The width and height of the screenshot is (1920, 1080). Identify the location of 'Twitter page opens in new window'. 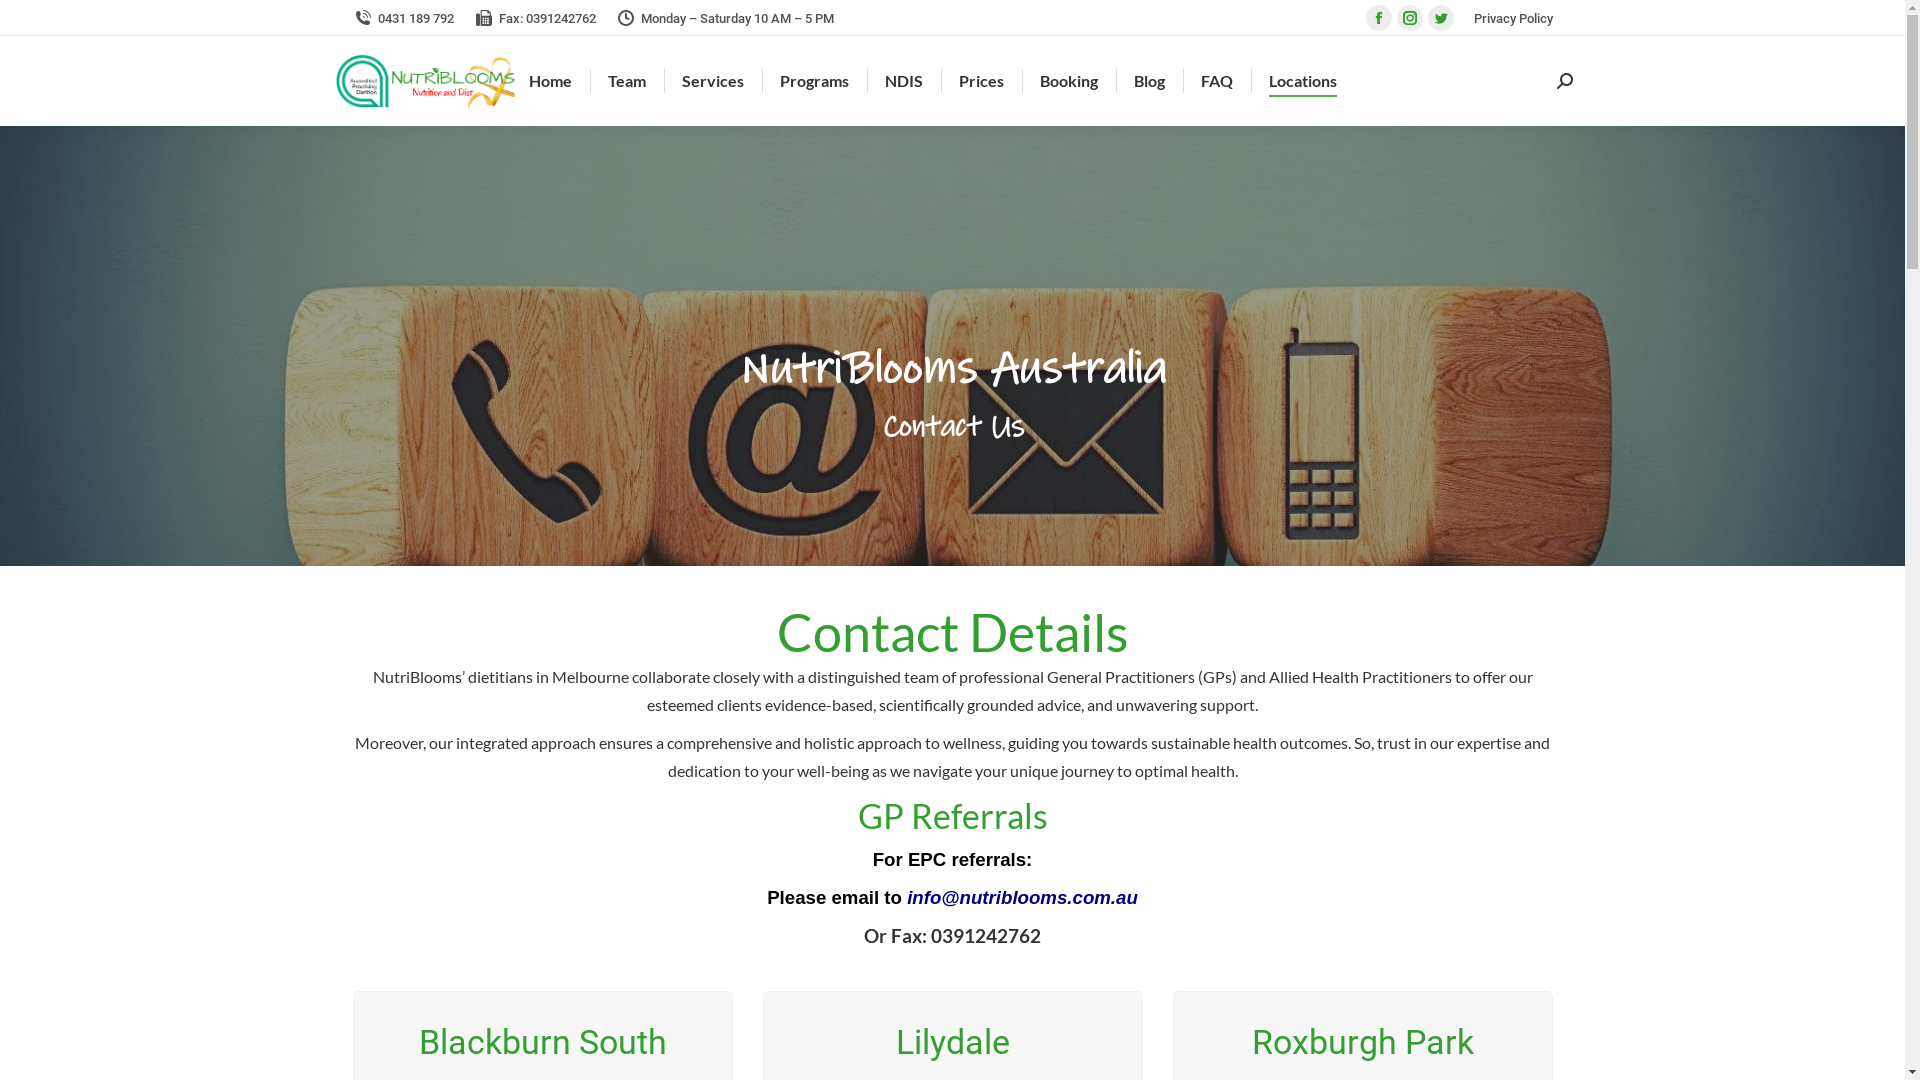
(1440, 18).